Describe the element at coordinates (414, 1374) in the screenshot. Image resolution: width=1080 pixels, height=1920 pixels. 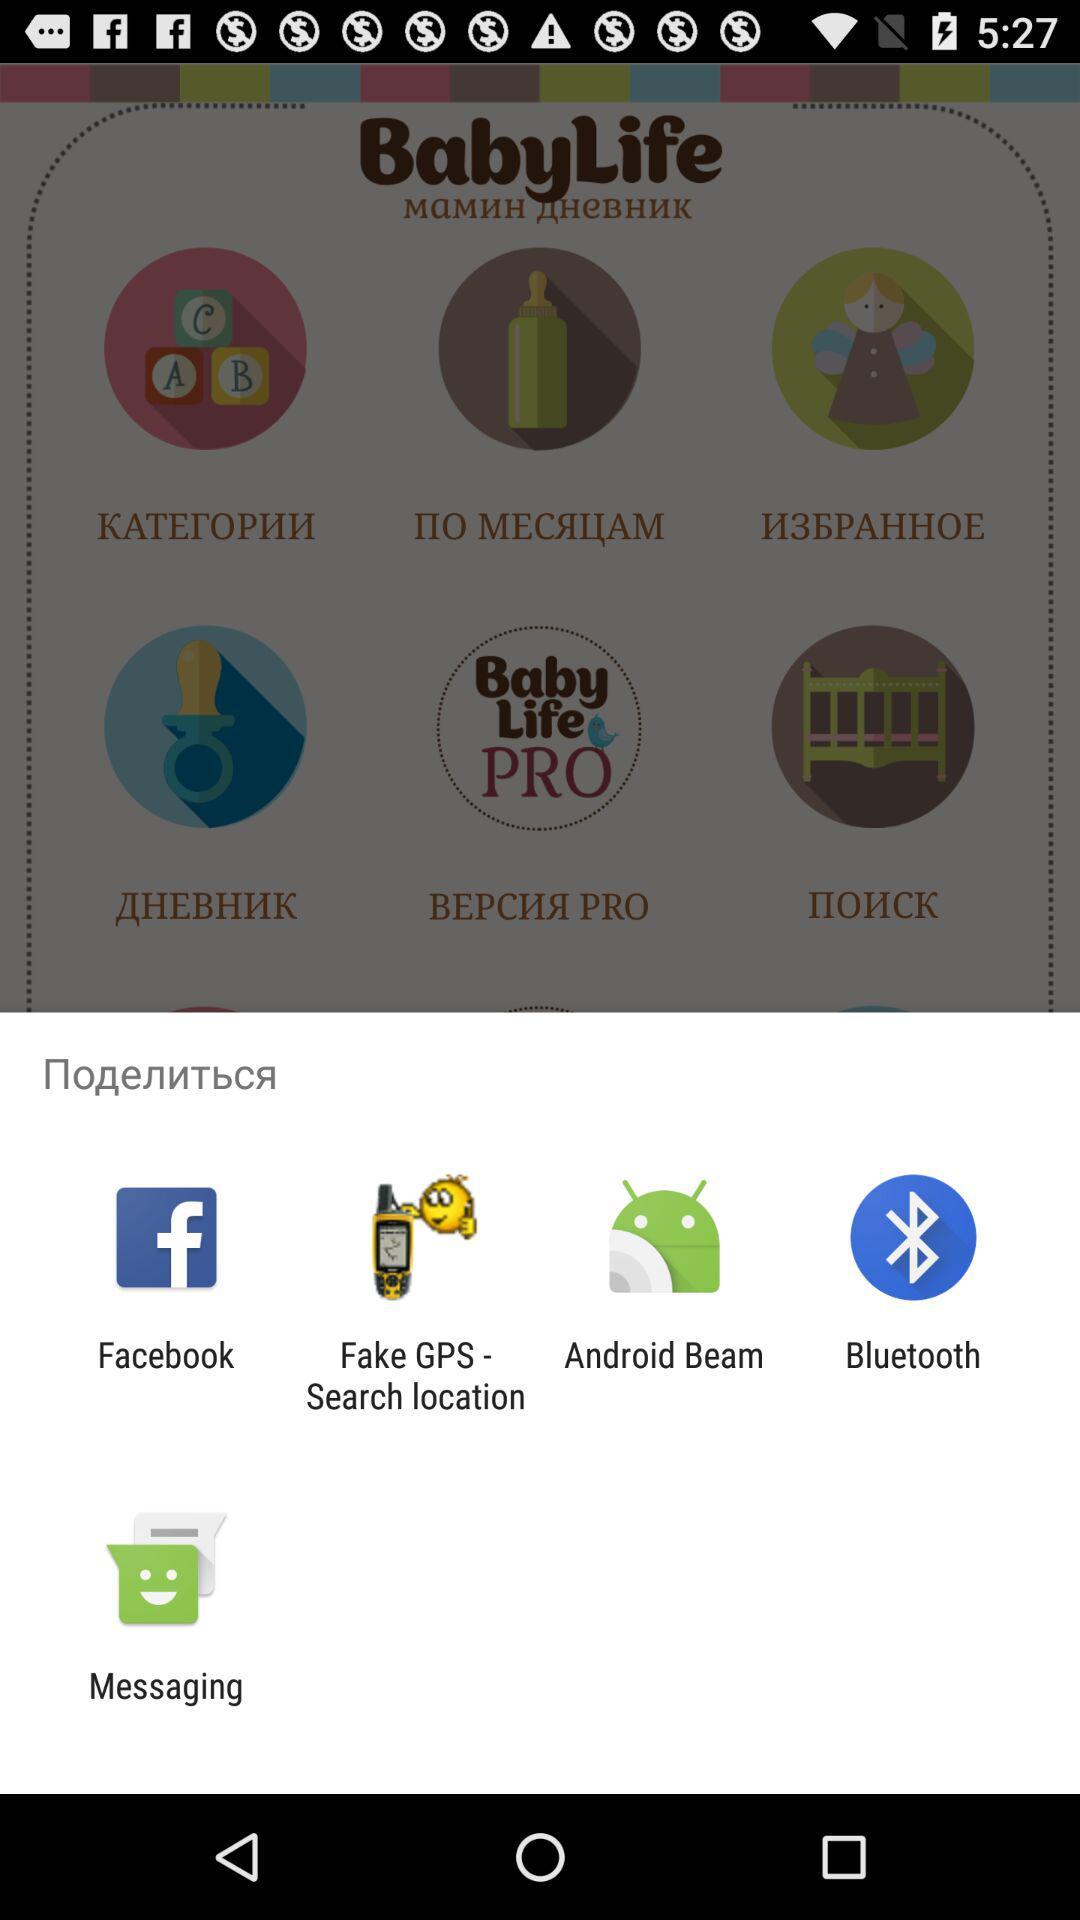
I see `the app next to android beam app` at that location.